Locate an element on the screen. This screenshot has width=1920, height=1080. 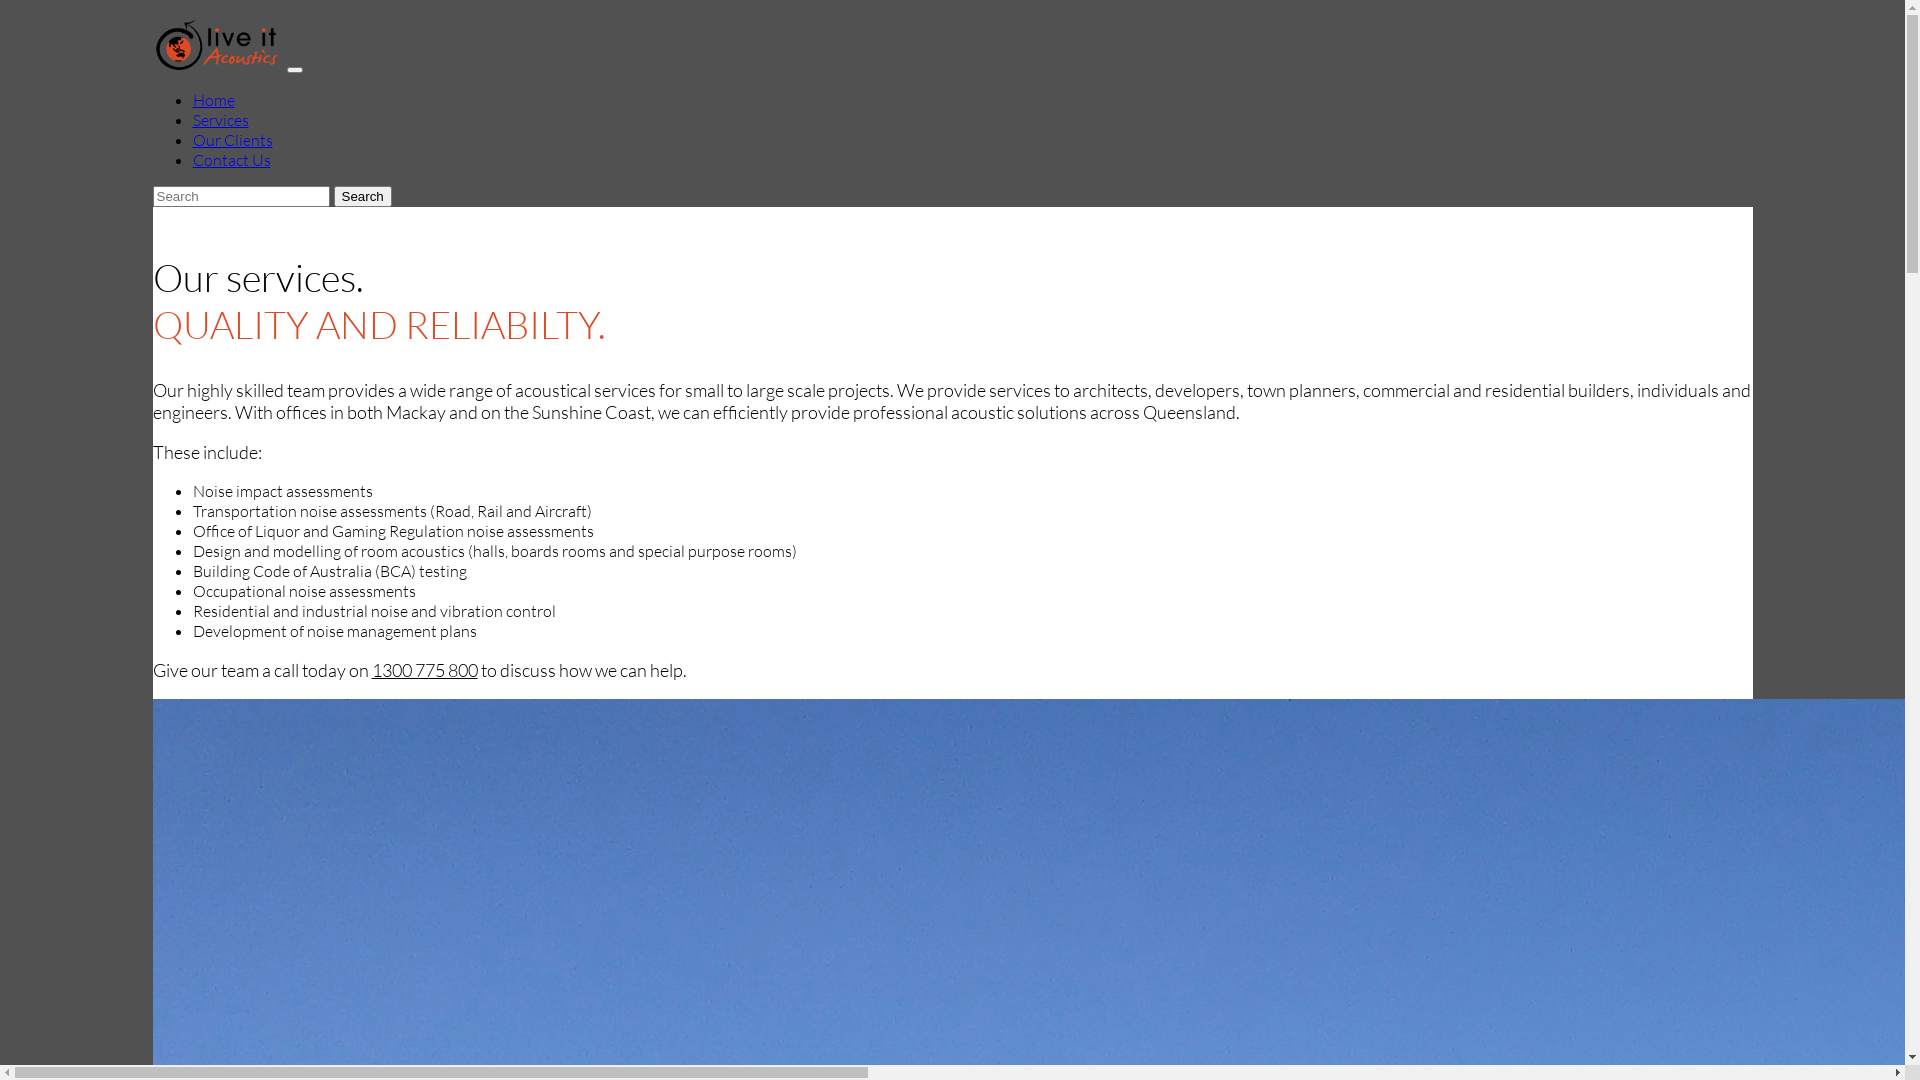
'Contact Us' is located at coordinates (230, 158).